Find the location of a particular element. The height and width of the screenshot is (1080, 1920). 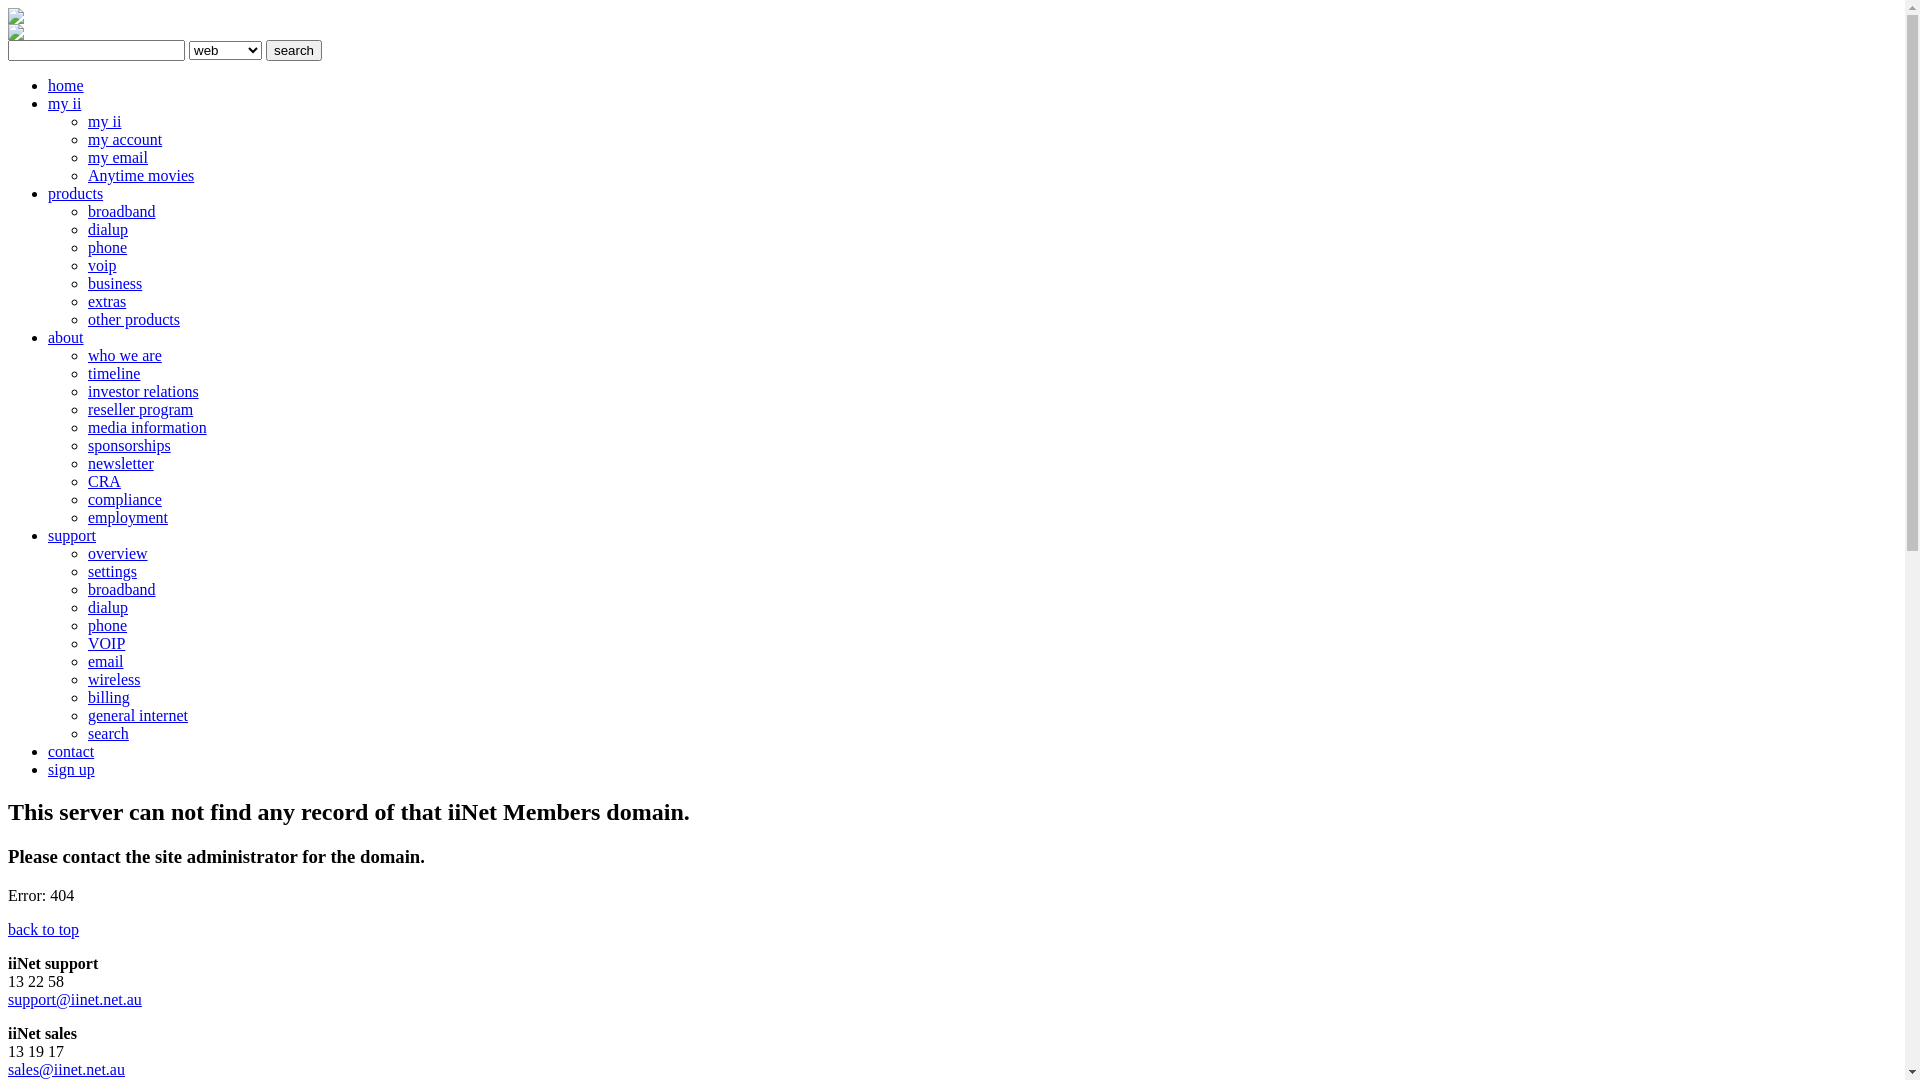

'sponsorships' is located at coordinates (86, 444).